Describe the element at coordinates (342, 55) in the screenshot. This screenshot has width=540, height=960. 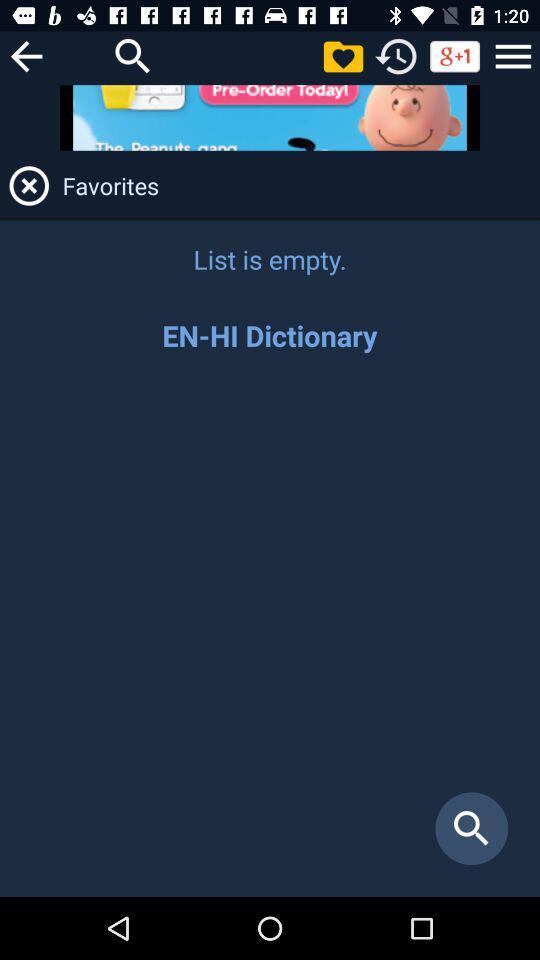
I see `as favorite` at that location.